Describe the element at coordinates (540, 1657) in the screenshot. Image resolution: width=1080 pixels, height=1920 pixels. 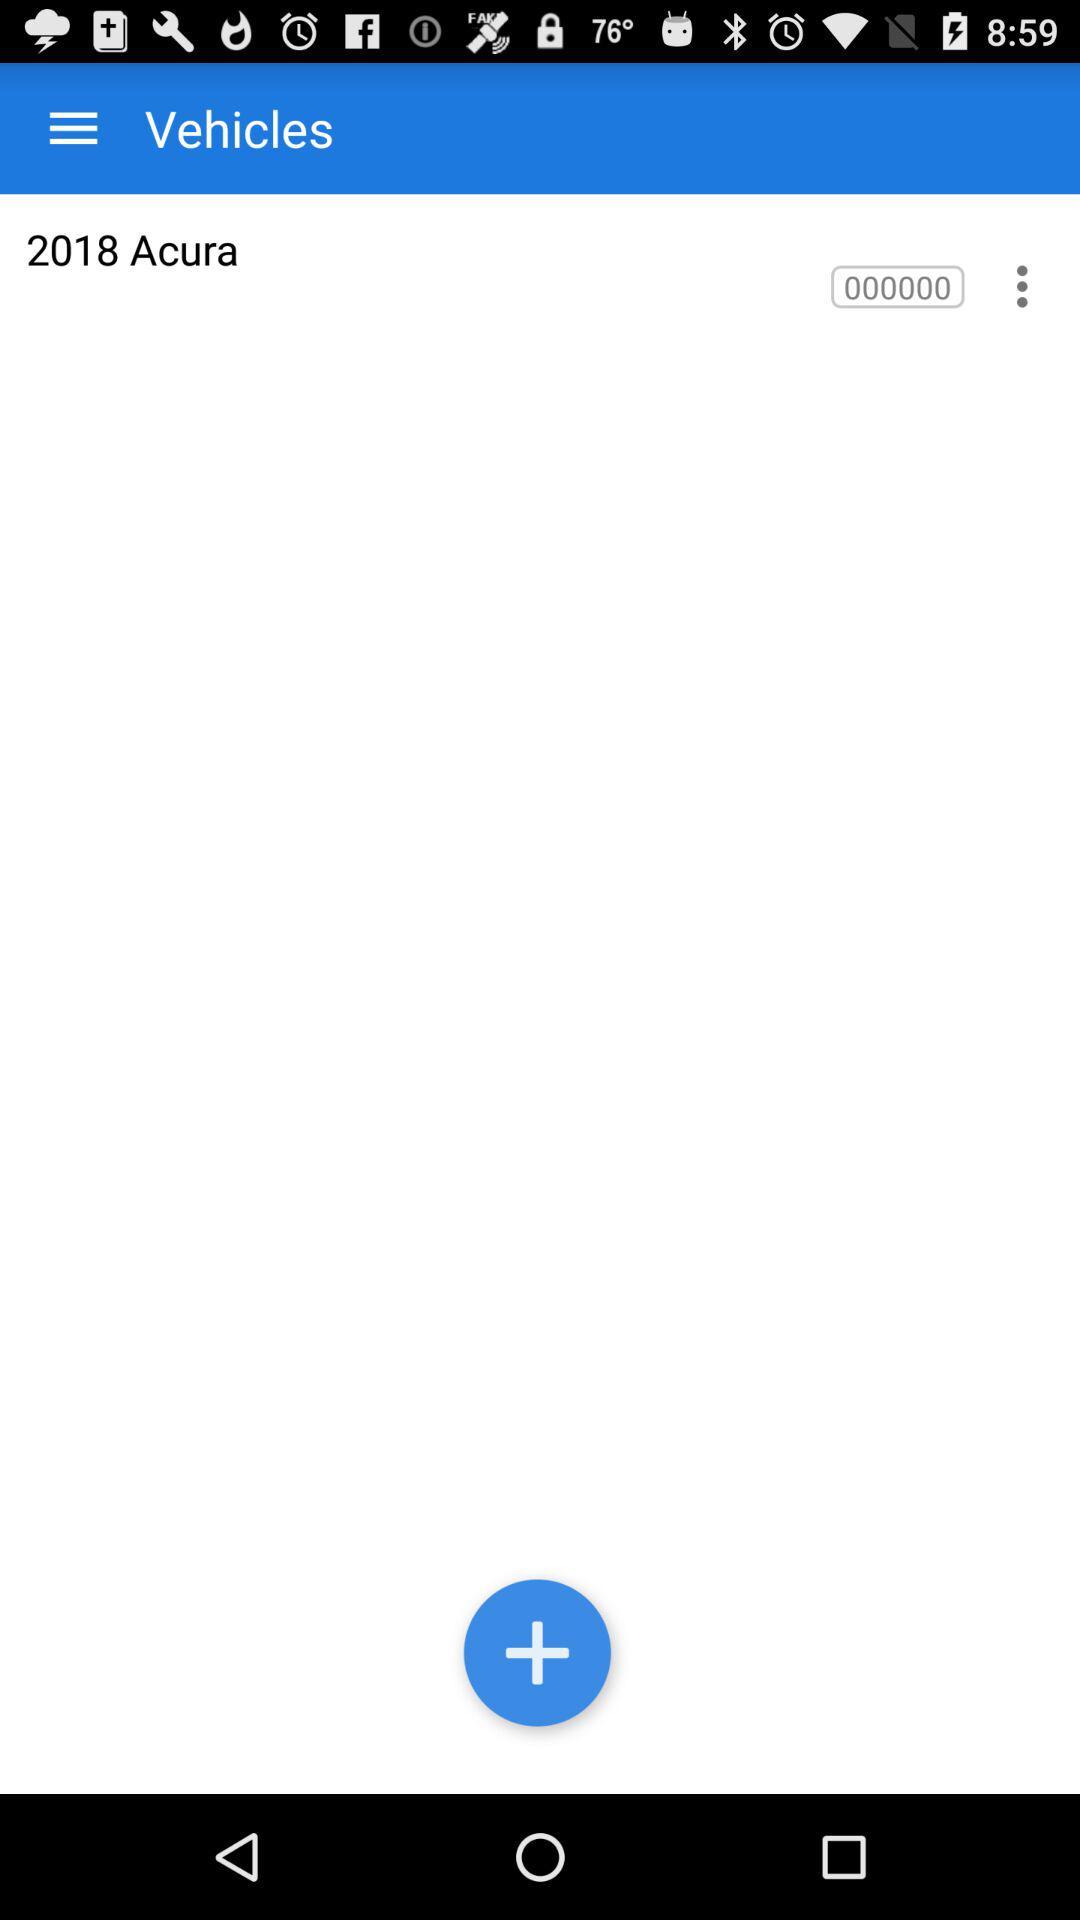
I see `record` at that location.